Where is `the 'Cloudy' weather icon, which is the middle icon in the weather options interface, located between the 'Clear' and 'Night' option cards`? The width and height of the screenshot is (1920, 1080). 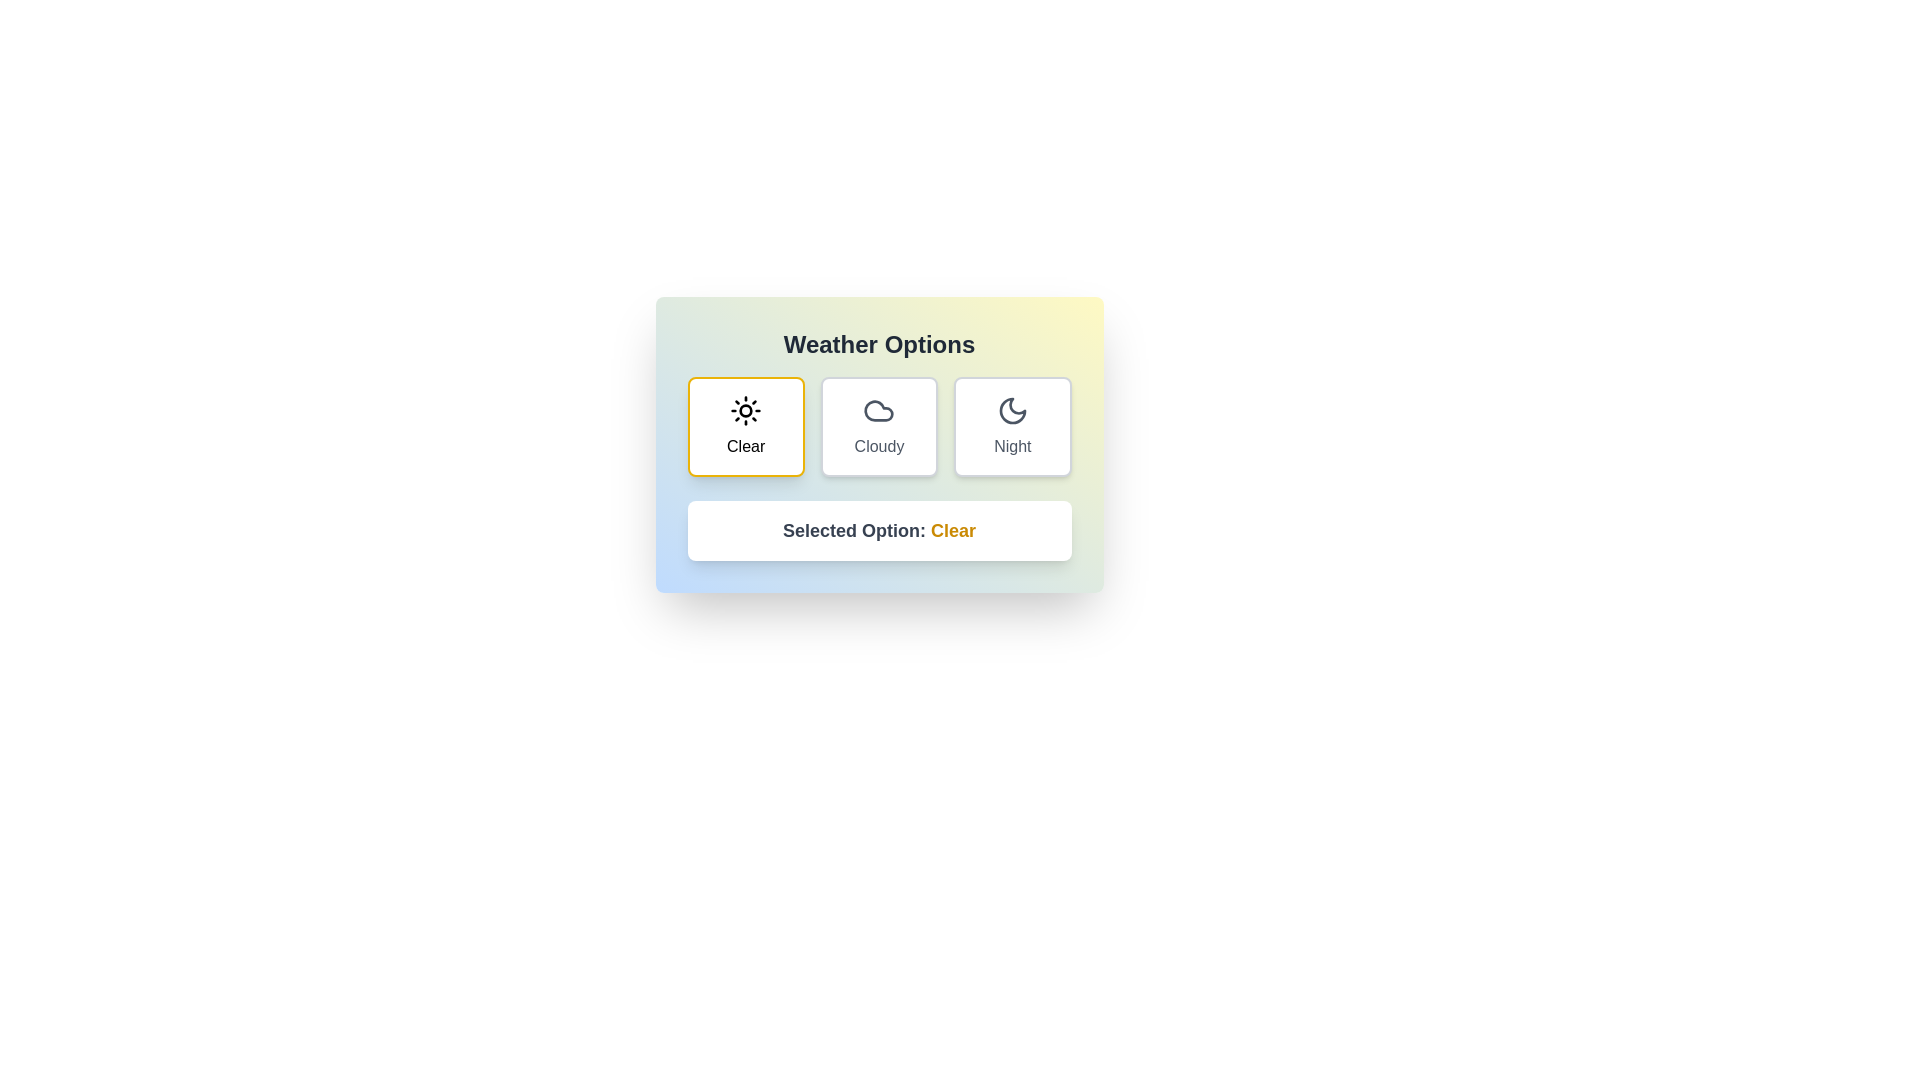
the 'Cloudy' weather icon, which is the middle icon in the weather options interface, located between the 'Clear' and 'Night' option cards is located at coordinates (879, 410).